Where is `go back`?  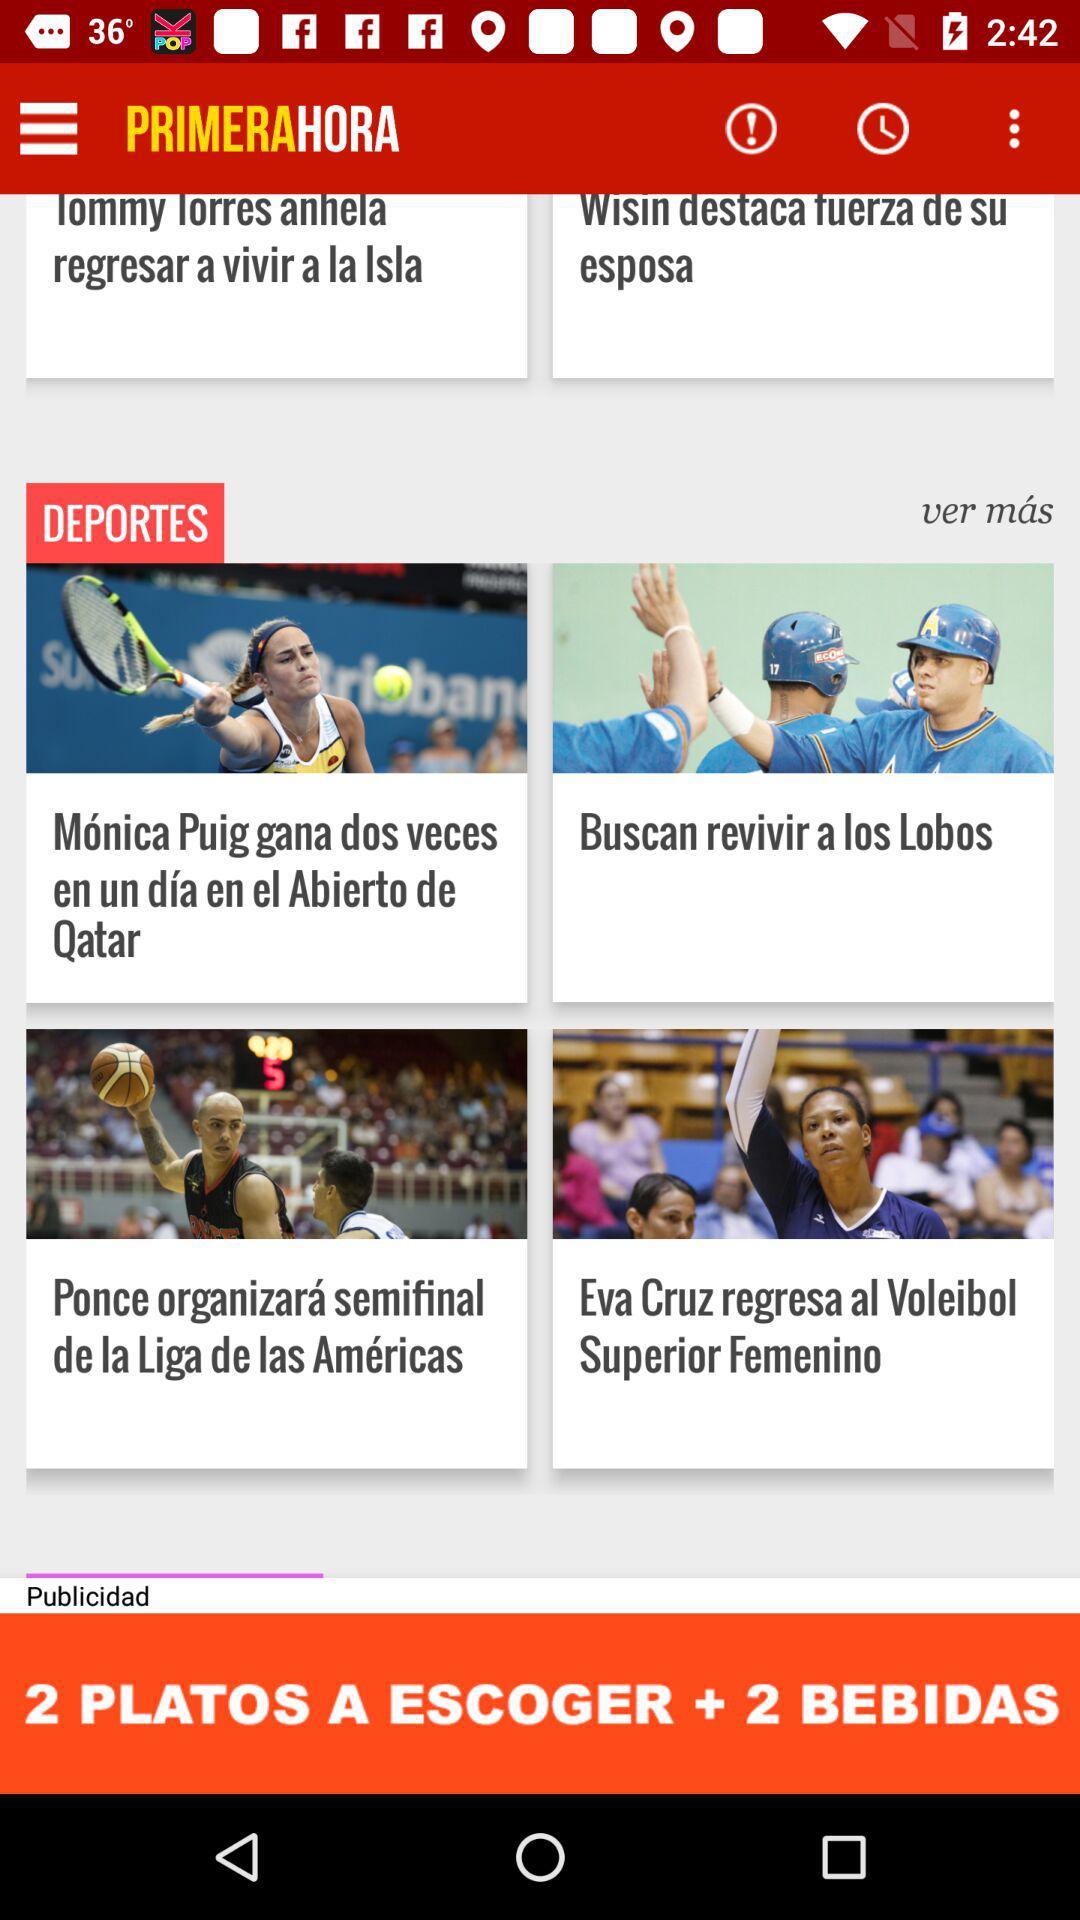 go back is located at coordinates (262, 127).